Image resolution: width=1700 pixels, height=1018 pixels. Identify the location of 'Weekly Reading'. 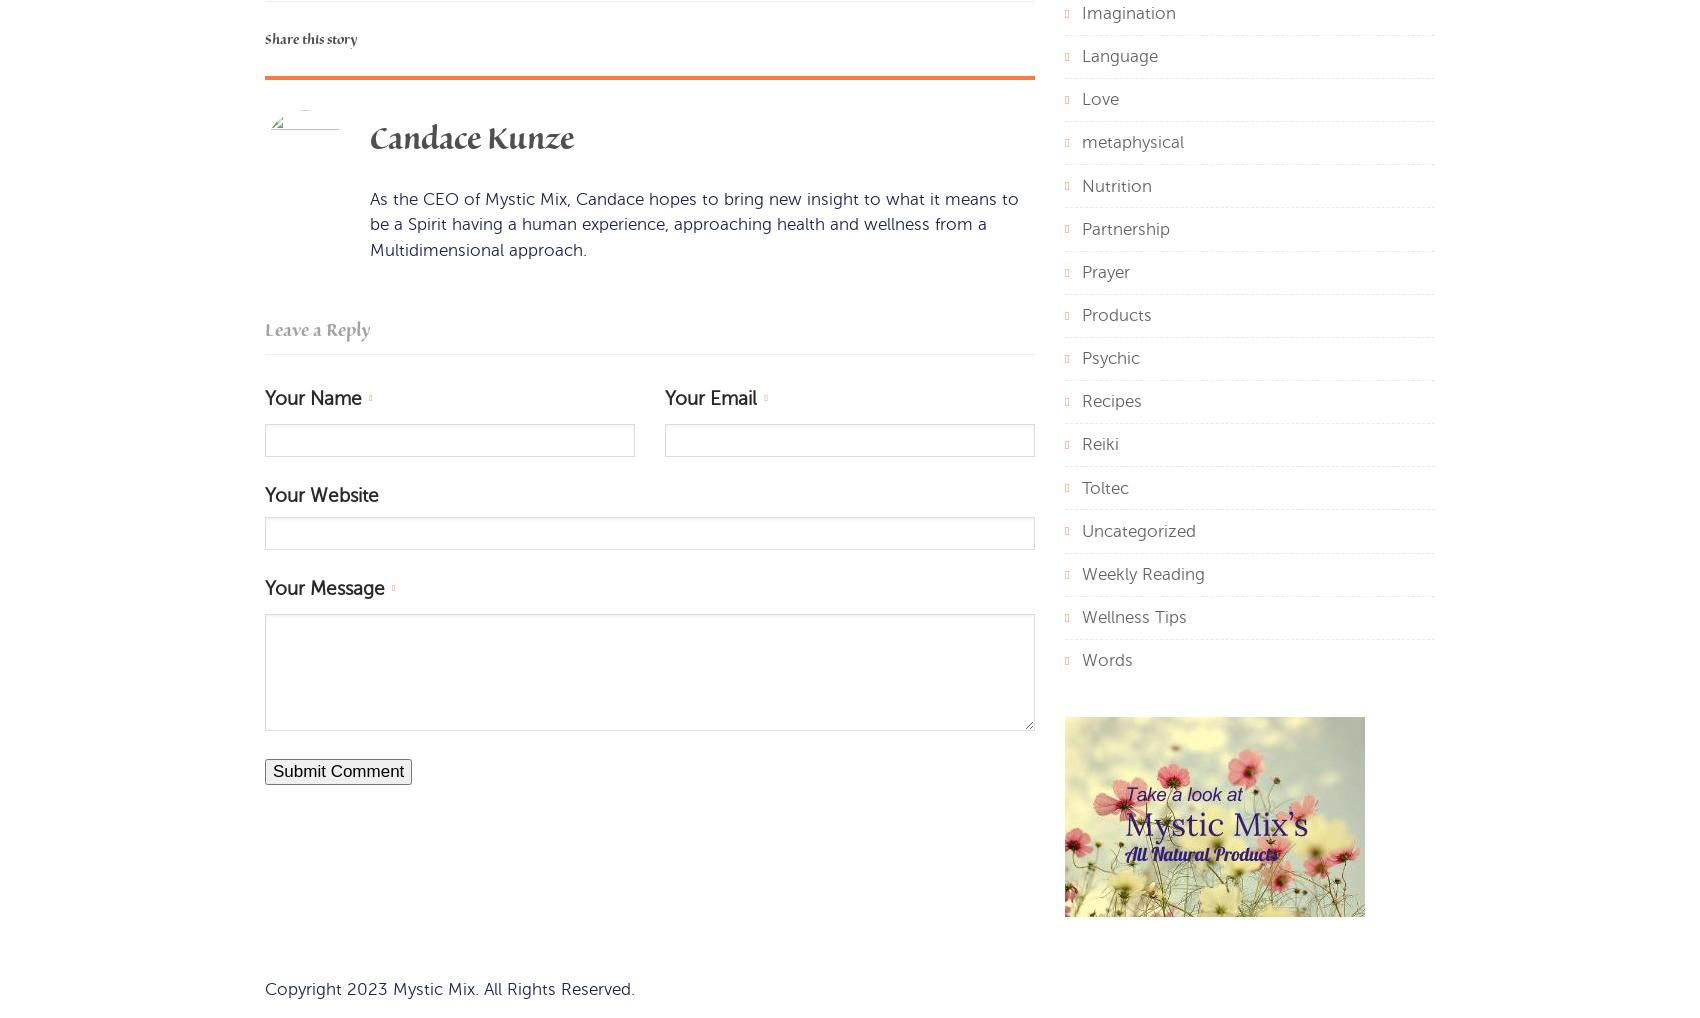
(1143, 573).